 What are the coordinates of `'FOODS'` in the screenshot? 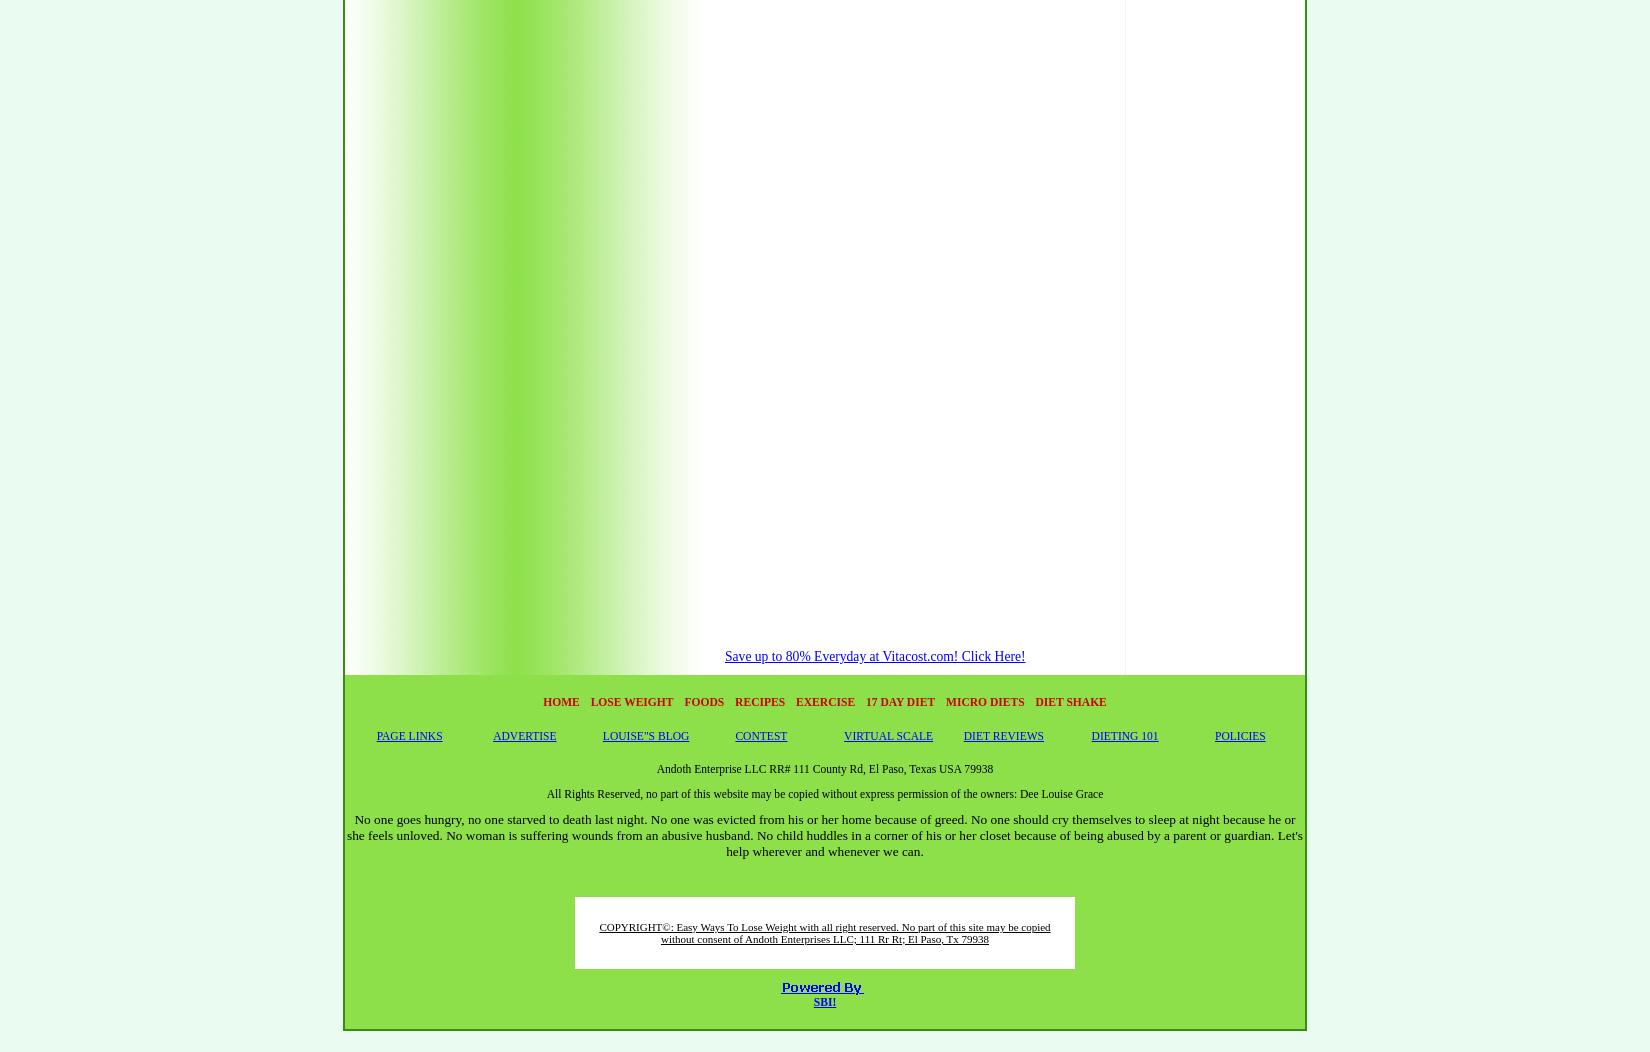 It's located at (703, 700).